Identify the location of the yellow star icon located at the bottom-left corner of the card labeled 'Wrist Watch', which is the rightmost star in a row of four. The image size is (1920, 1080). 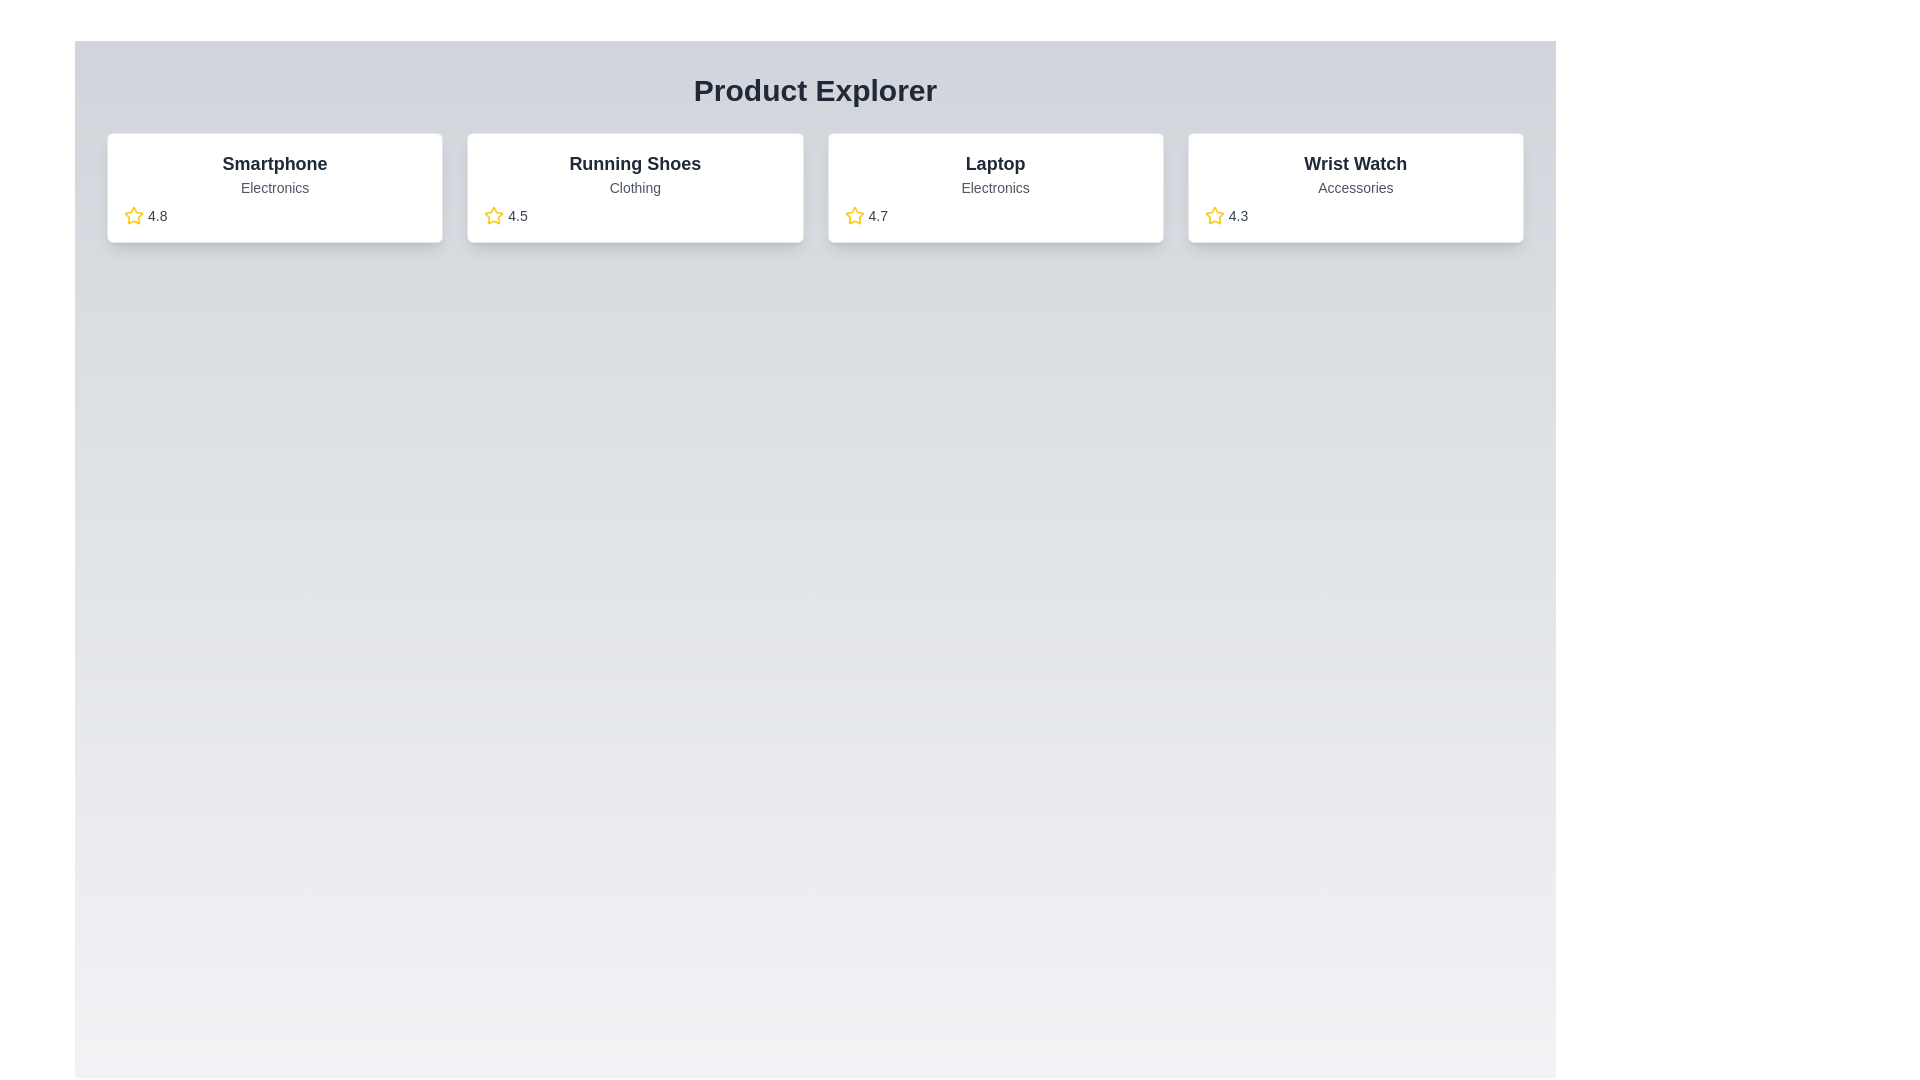
(1213, 215).